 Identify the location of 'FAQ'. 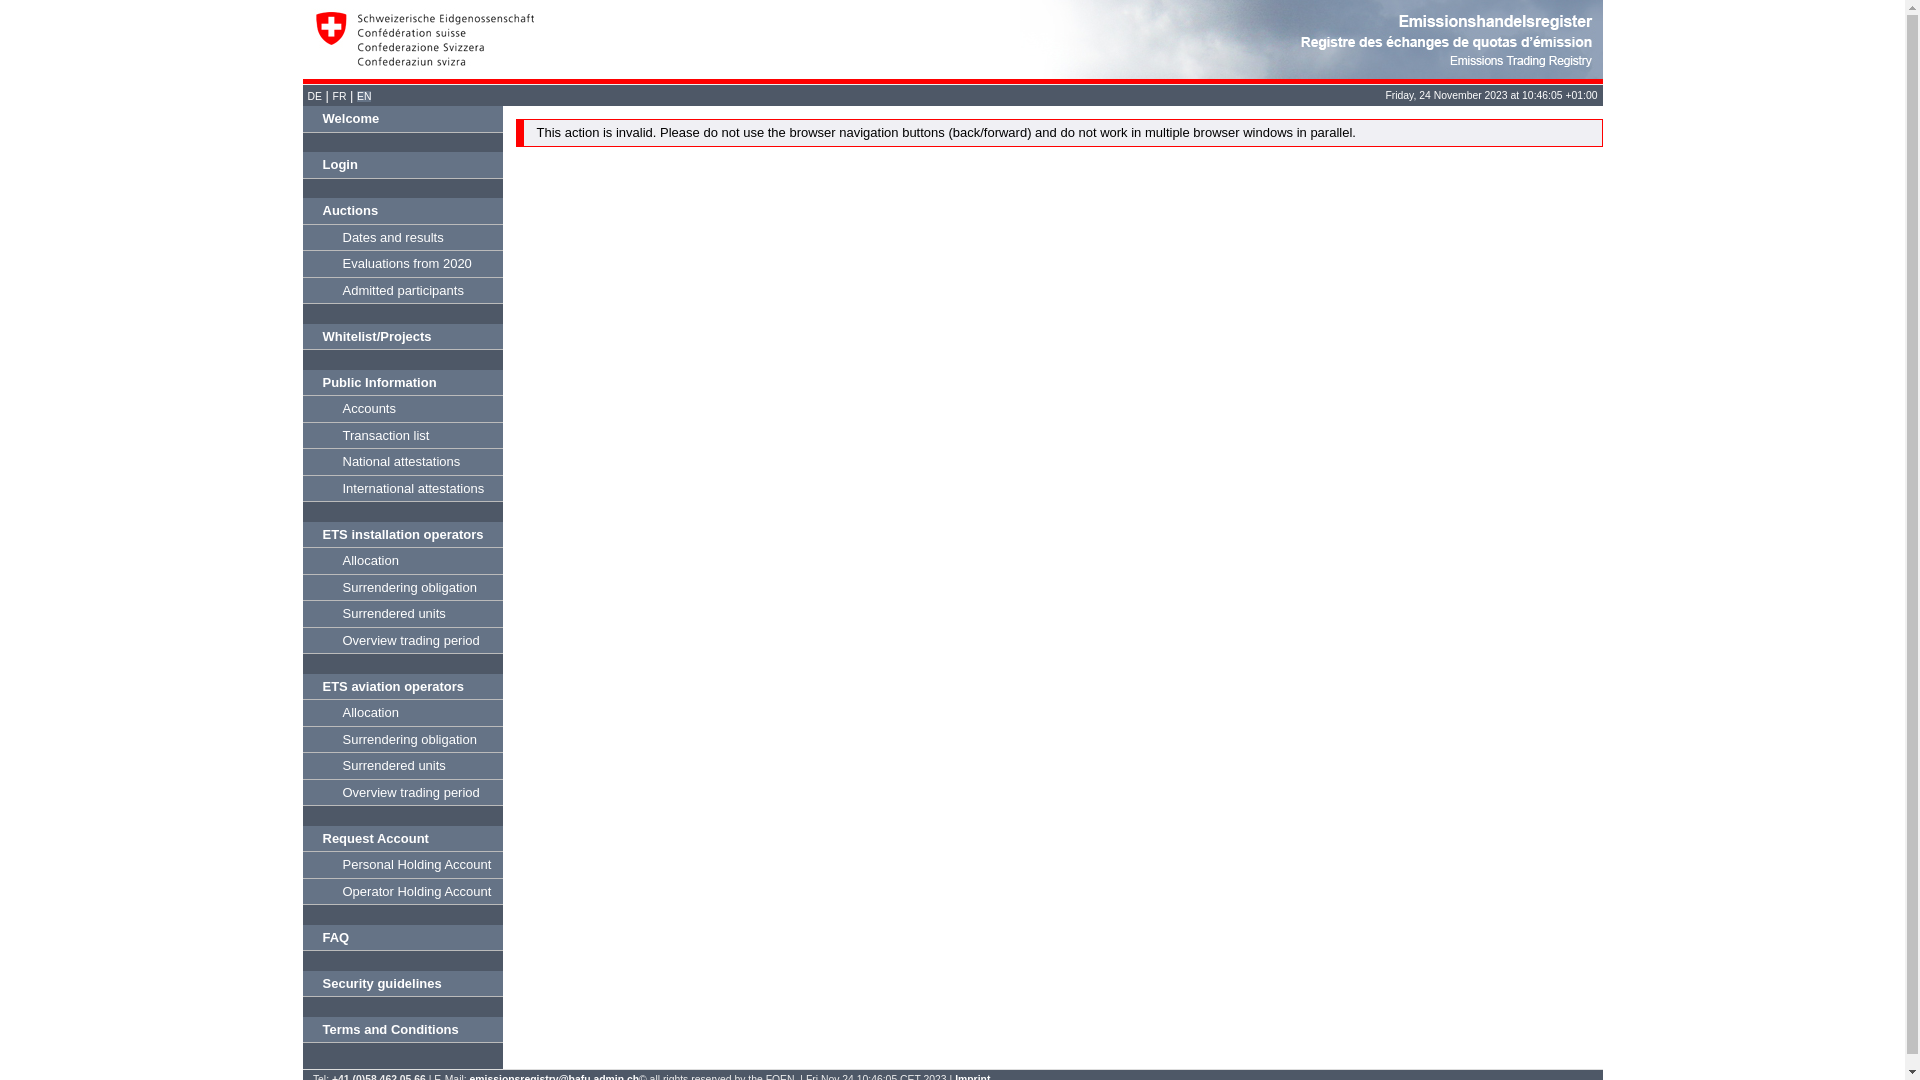
(301, 937).